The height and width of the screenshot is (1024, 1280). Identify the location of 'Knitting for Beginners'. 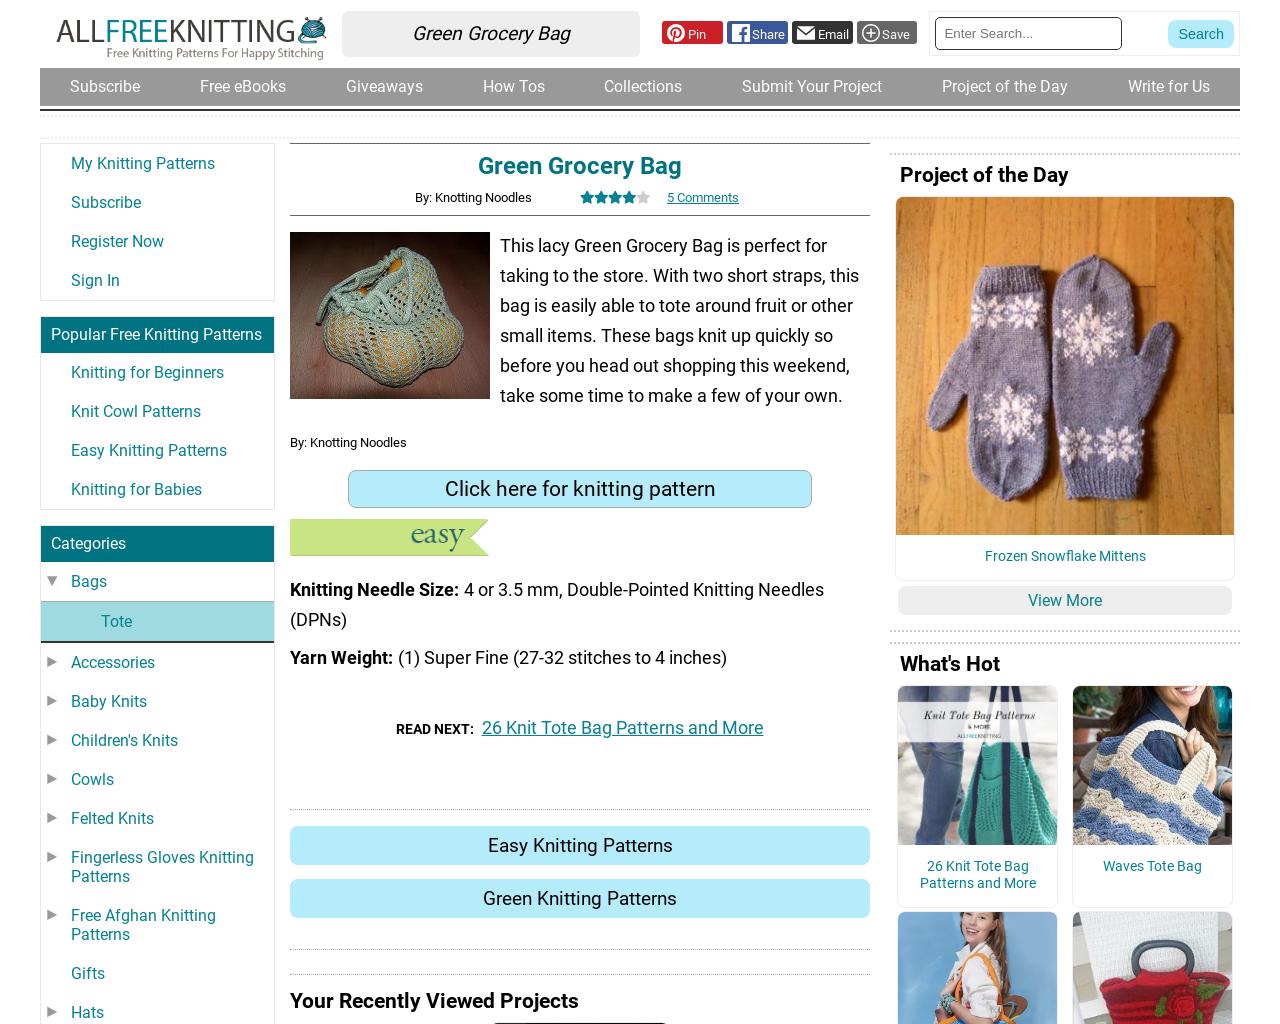
(146, 398).